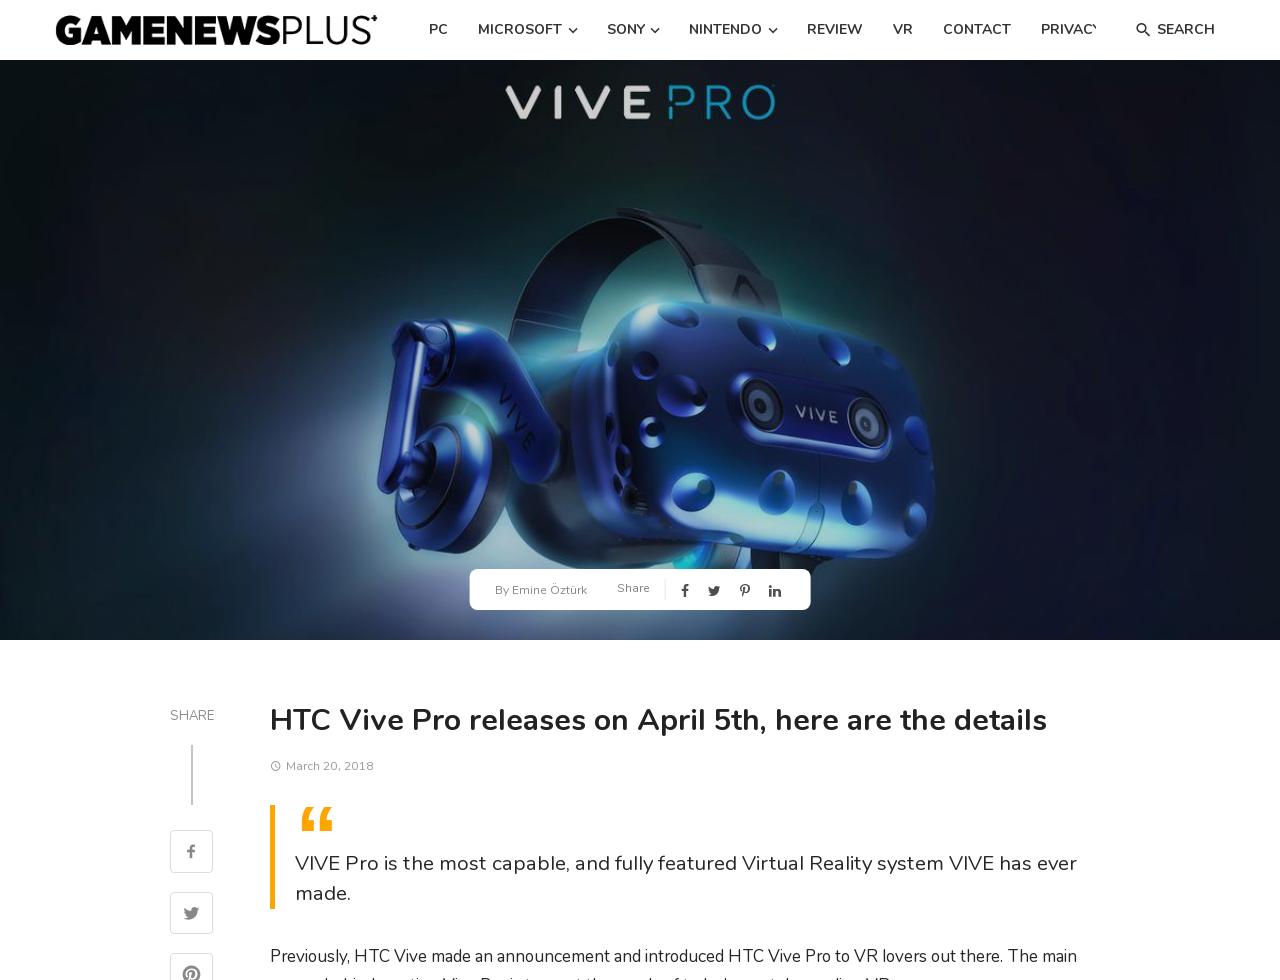  I want to click on 'Review', so click(834, 29).